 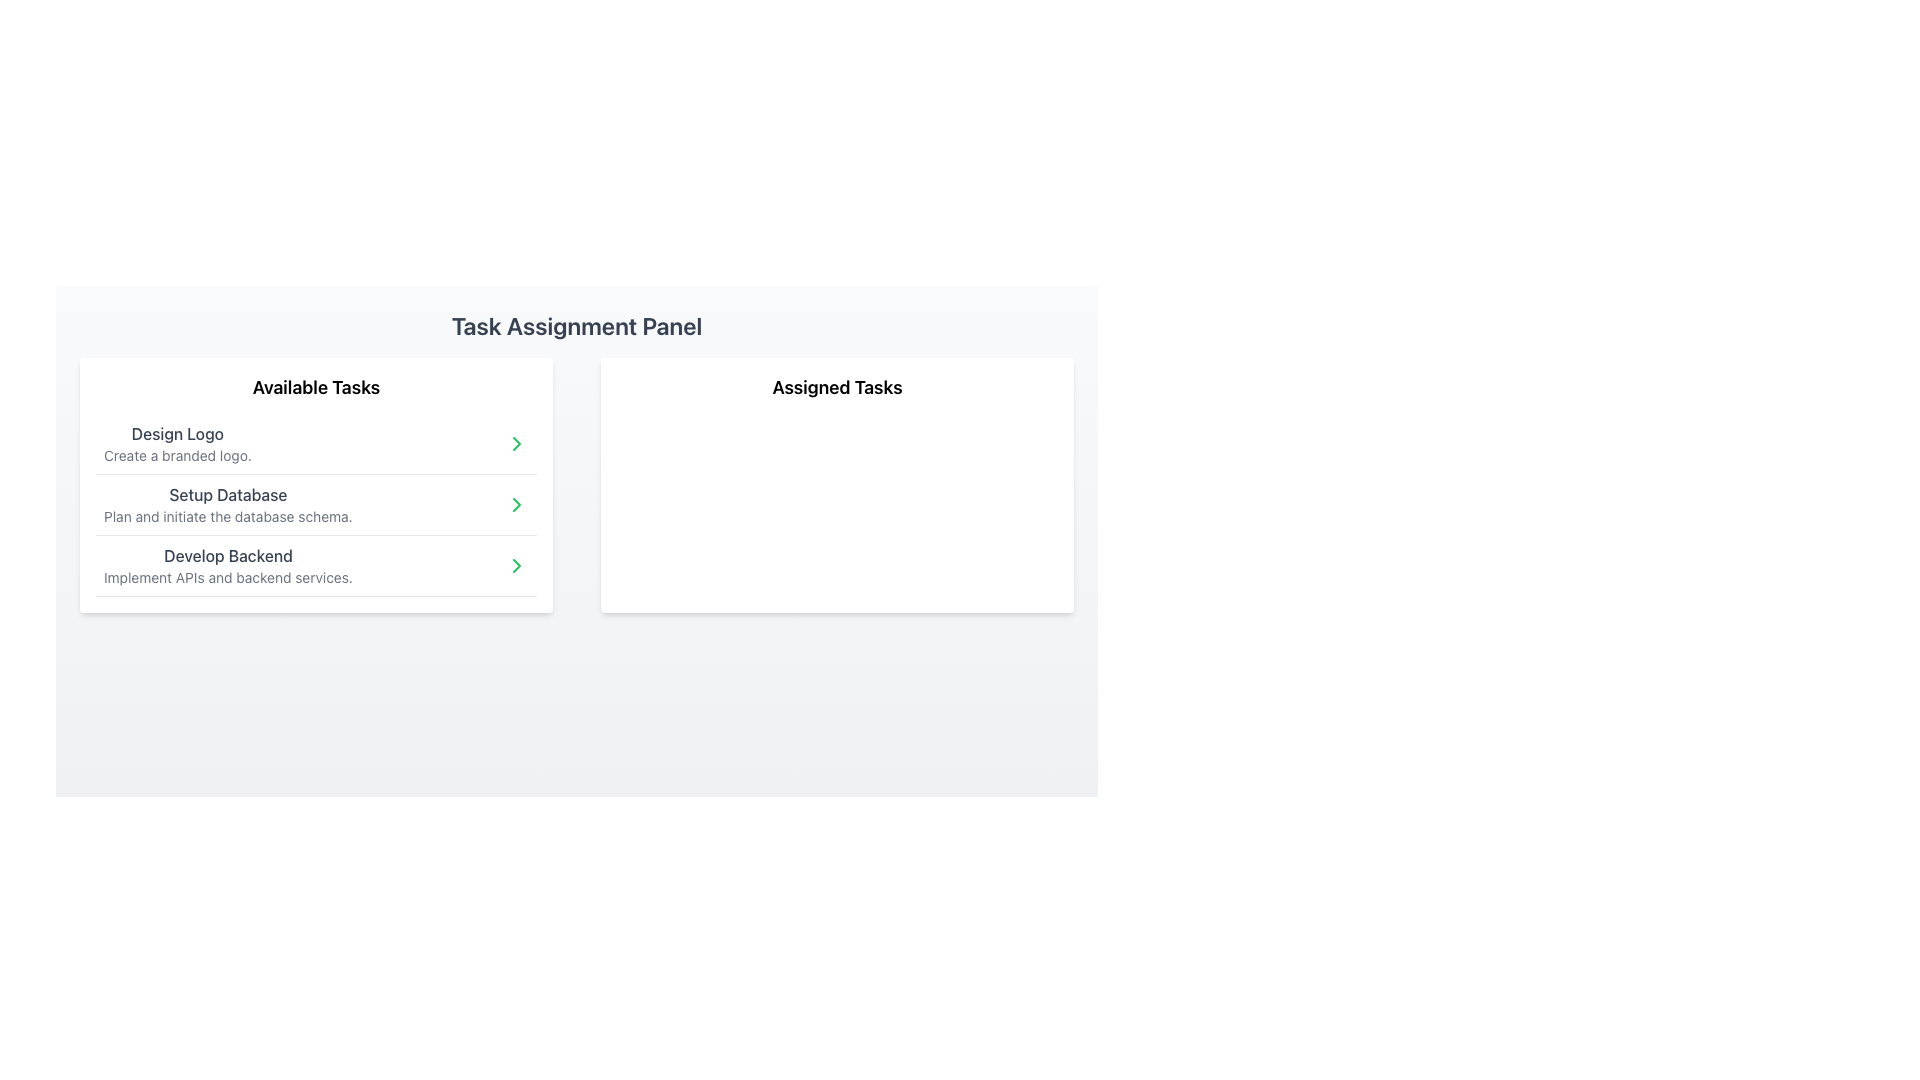 What do you see at coordinates (228, 515) in the screenshot?
I see `descriptive text 'Plan and initiate the database schema.' located beneath the bolded heading 'Setup Database' in the left panel 'Available Tasks'` at bounding box center [228, 515].